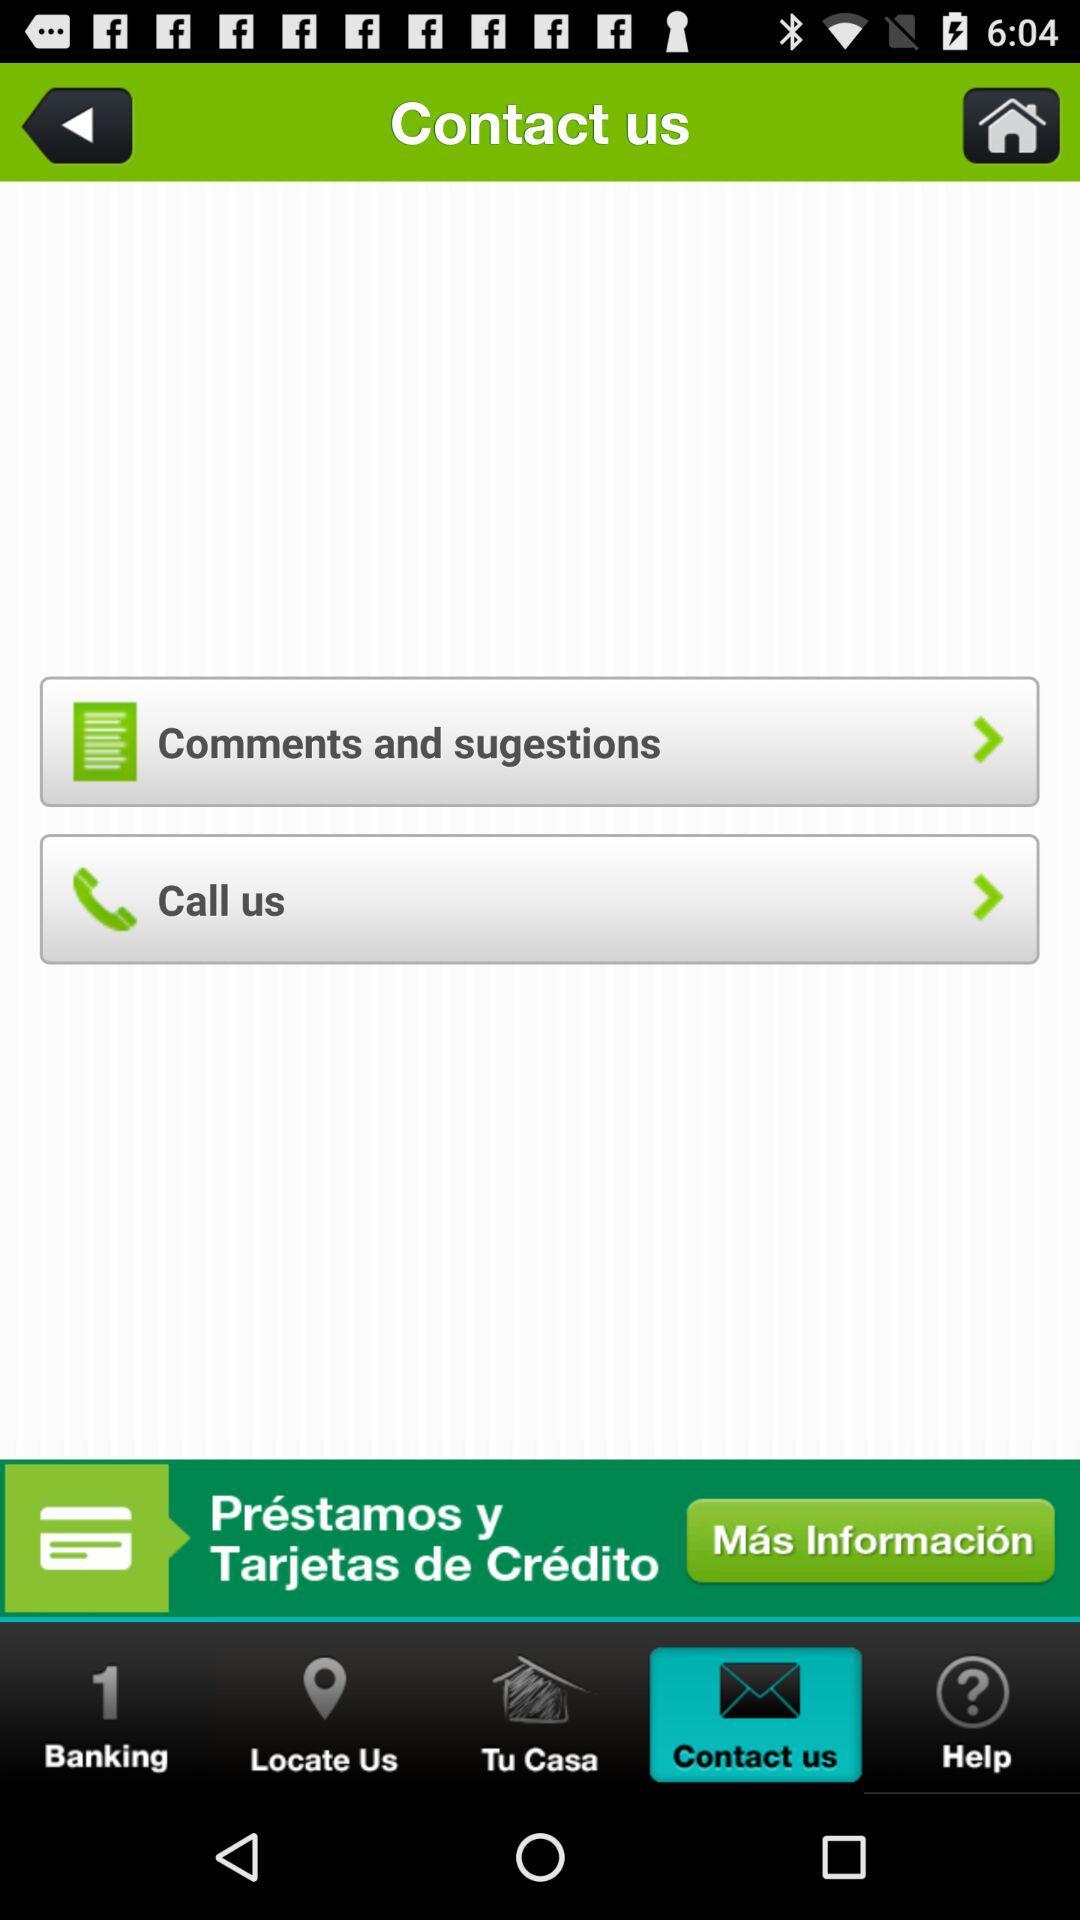  I want to click on the icon next to contact us, so click(999, 121).